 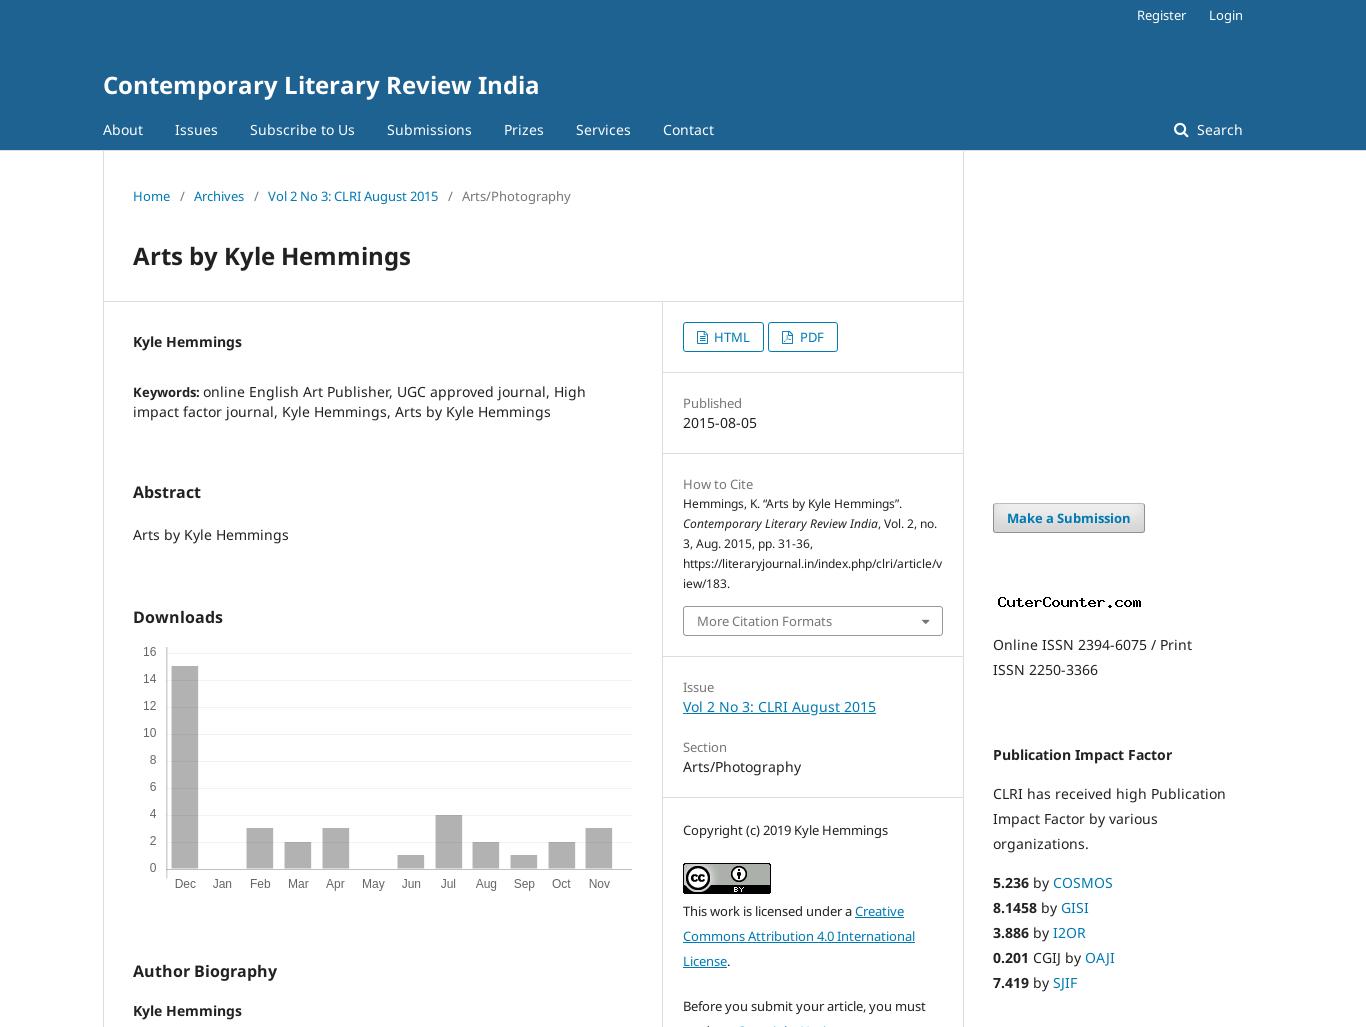 I want to click on '2015-08-05', so click(x=720, y=421).